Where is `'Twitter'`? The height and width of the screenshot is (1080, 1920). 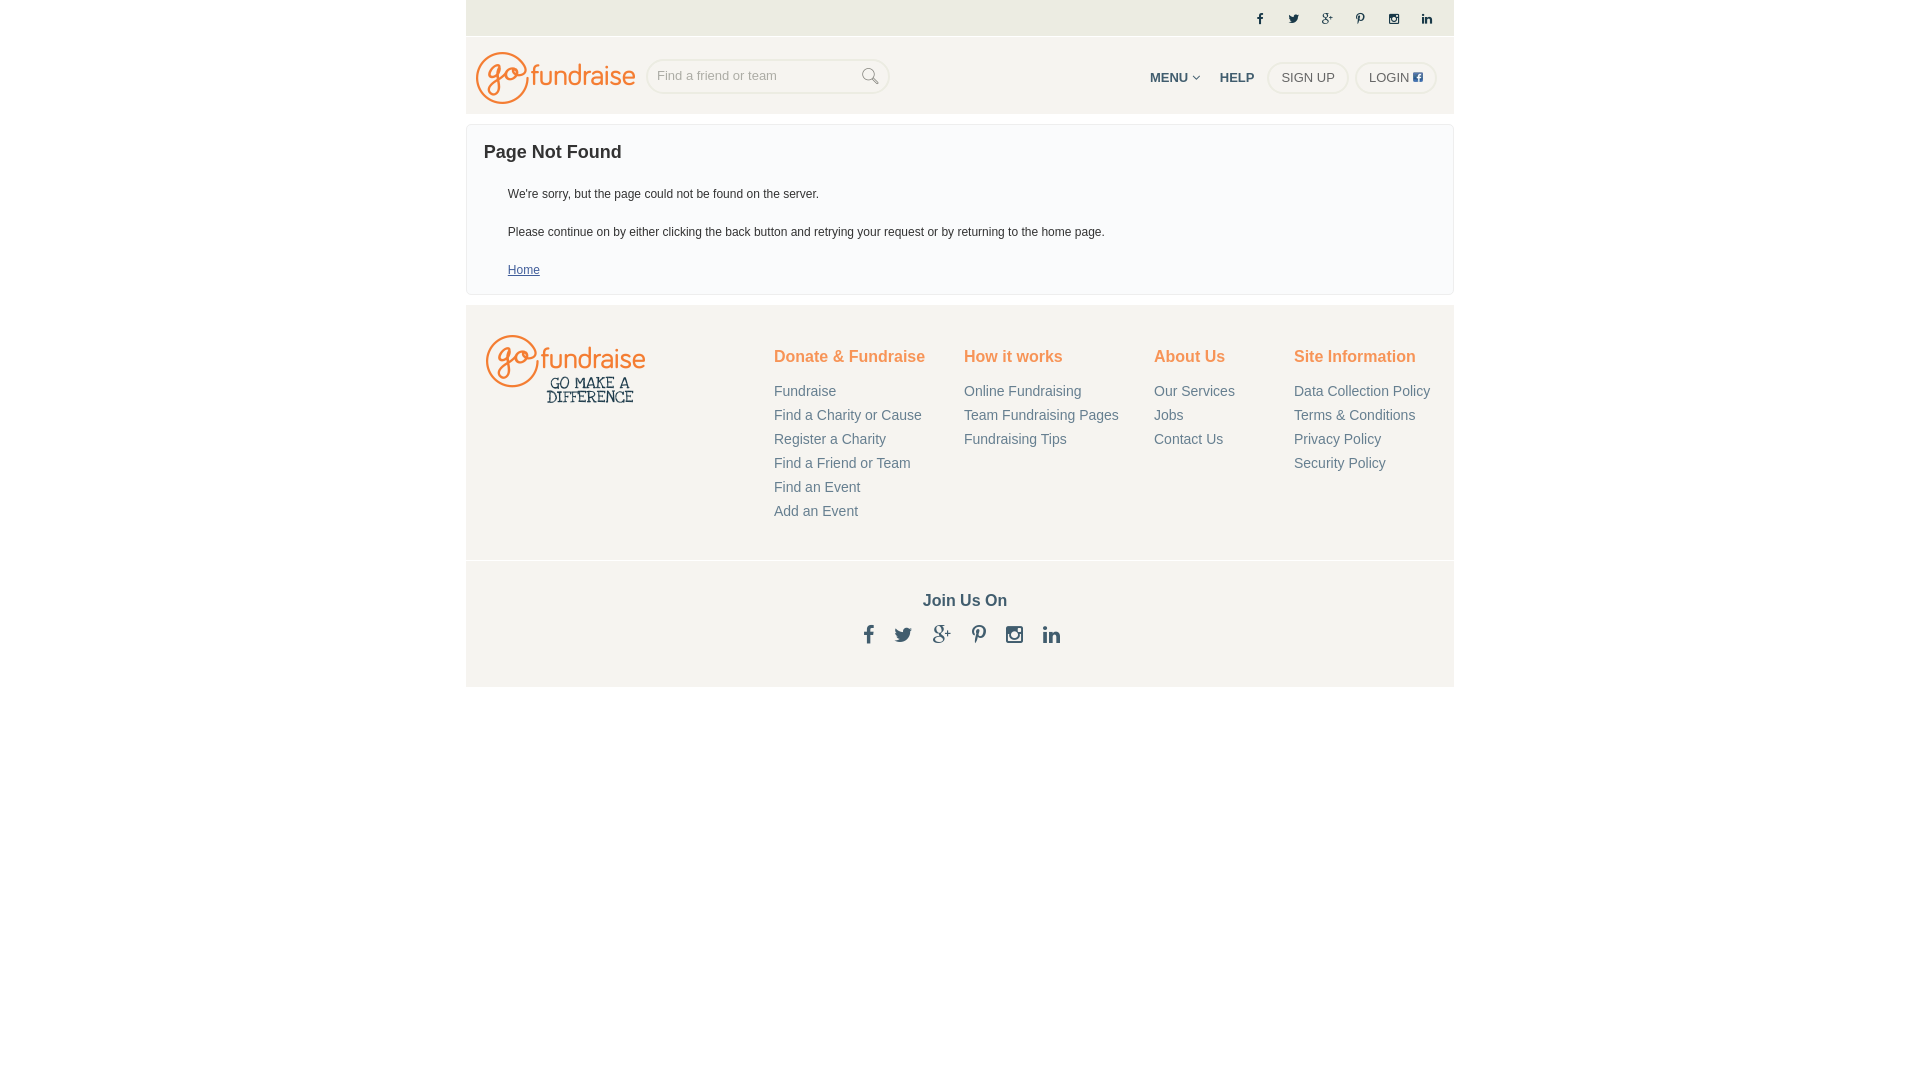 'Twitter' is located at coordinates (1293, 19).